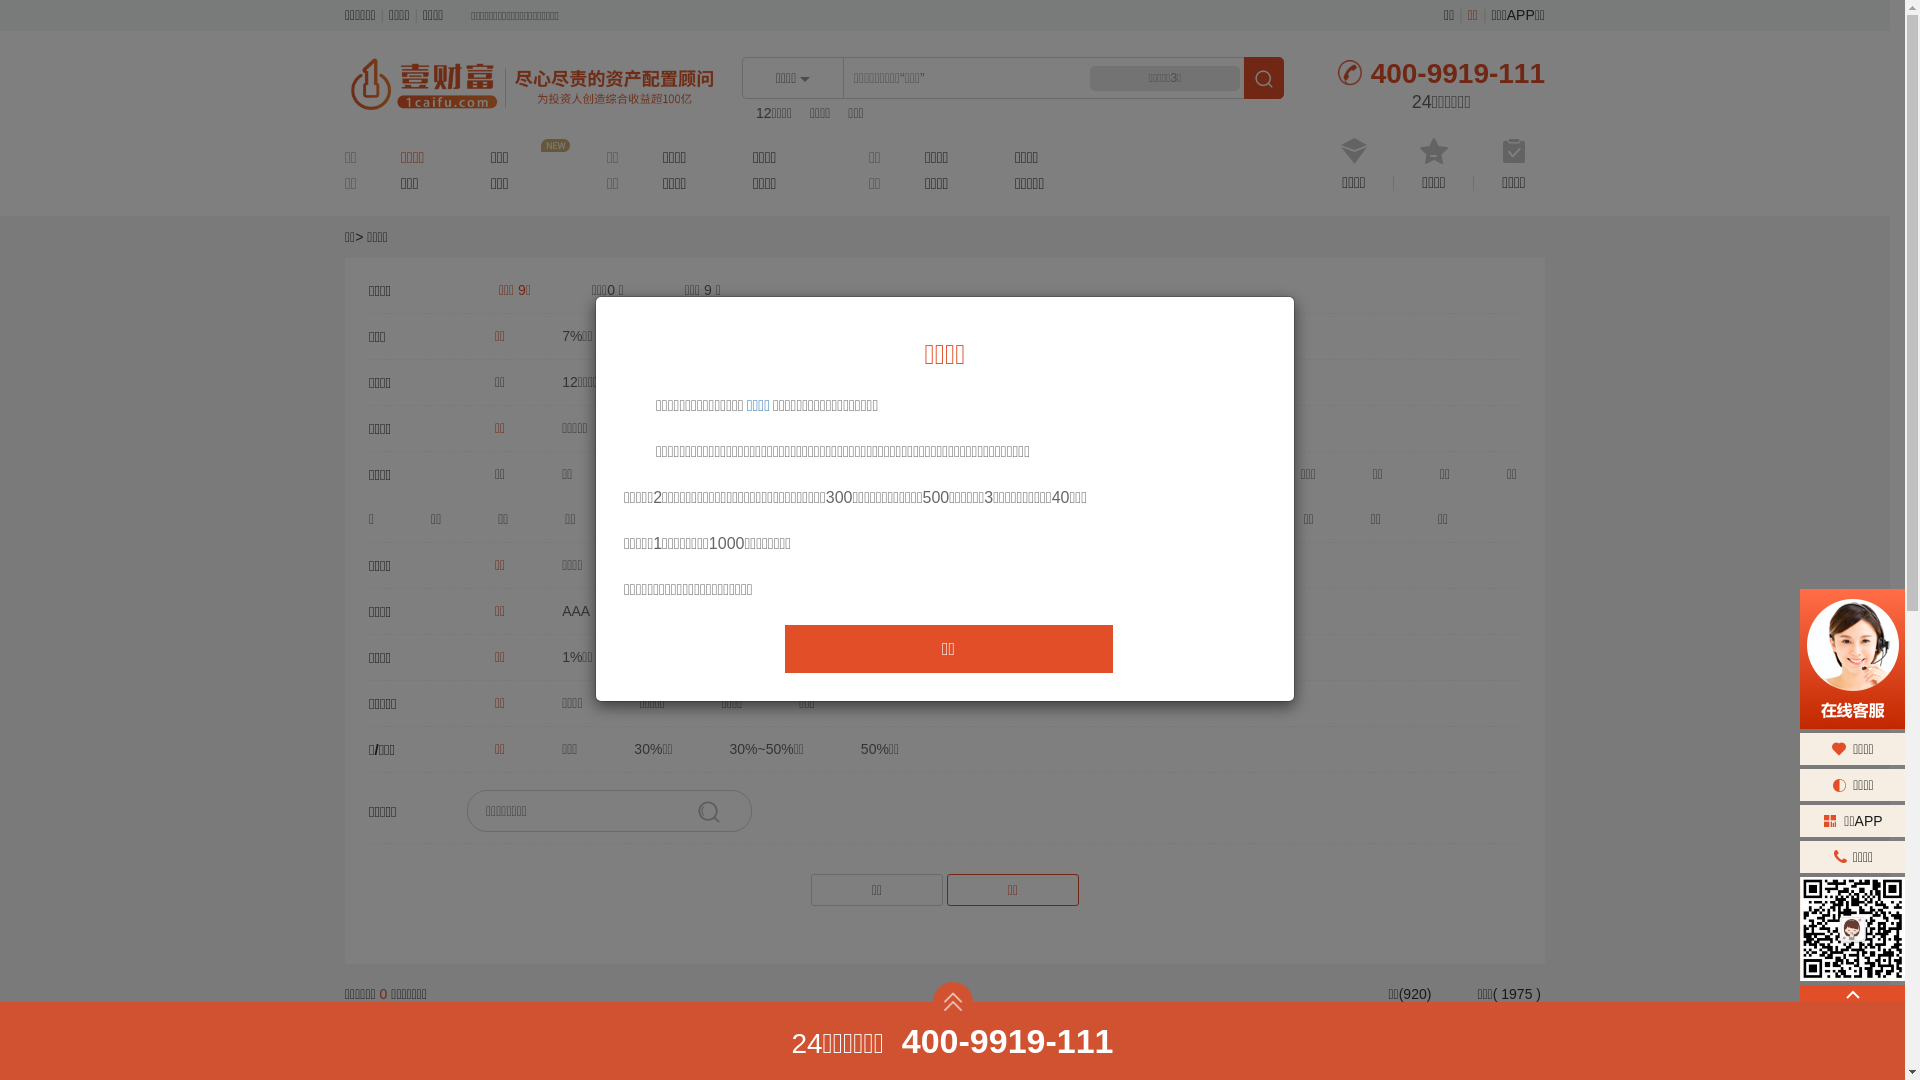  Describe the element at coordinates (667, 334) in the screenshot. I see `'7%-7.9%'` at that location.